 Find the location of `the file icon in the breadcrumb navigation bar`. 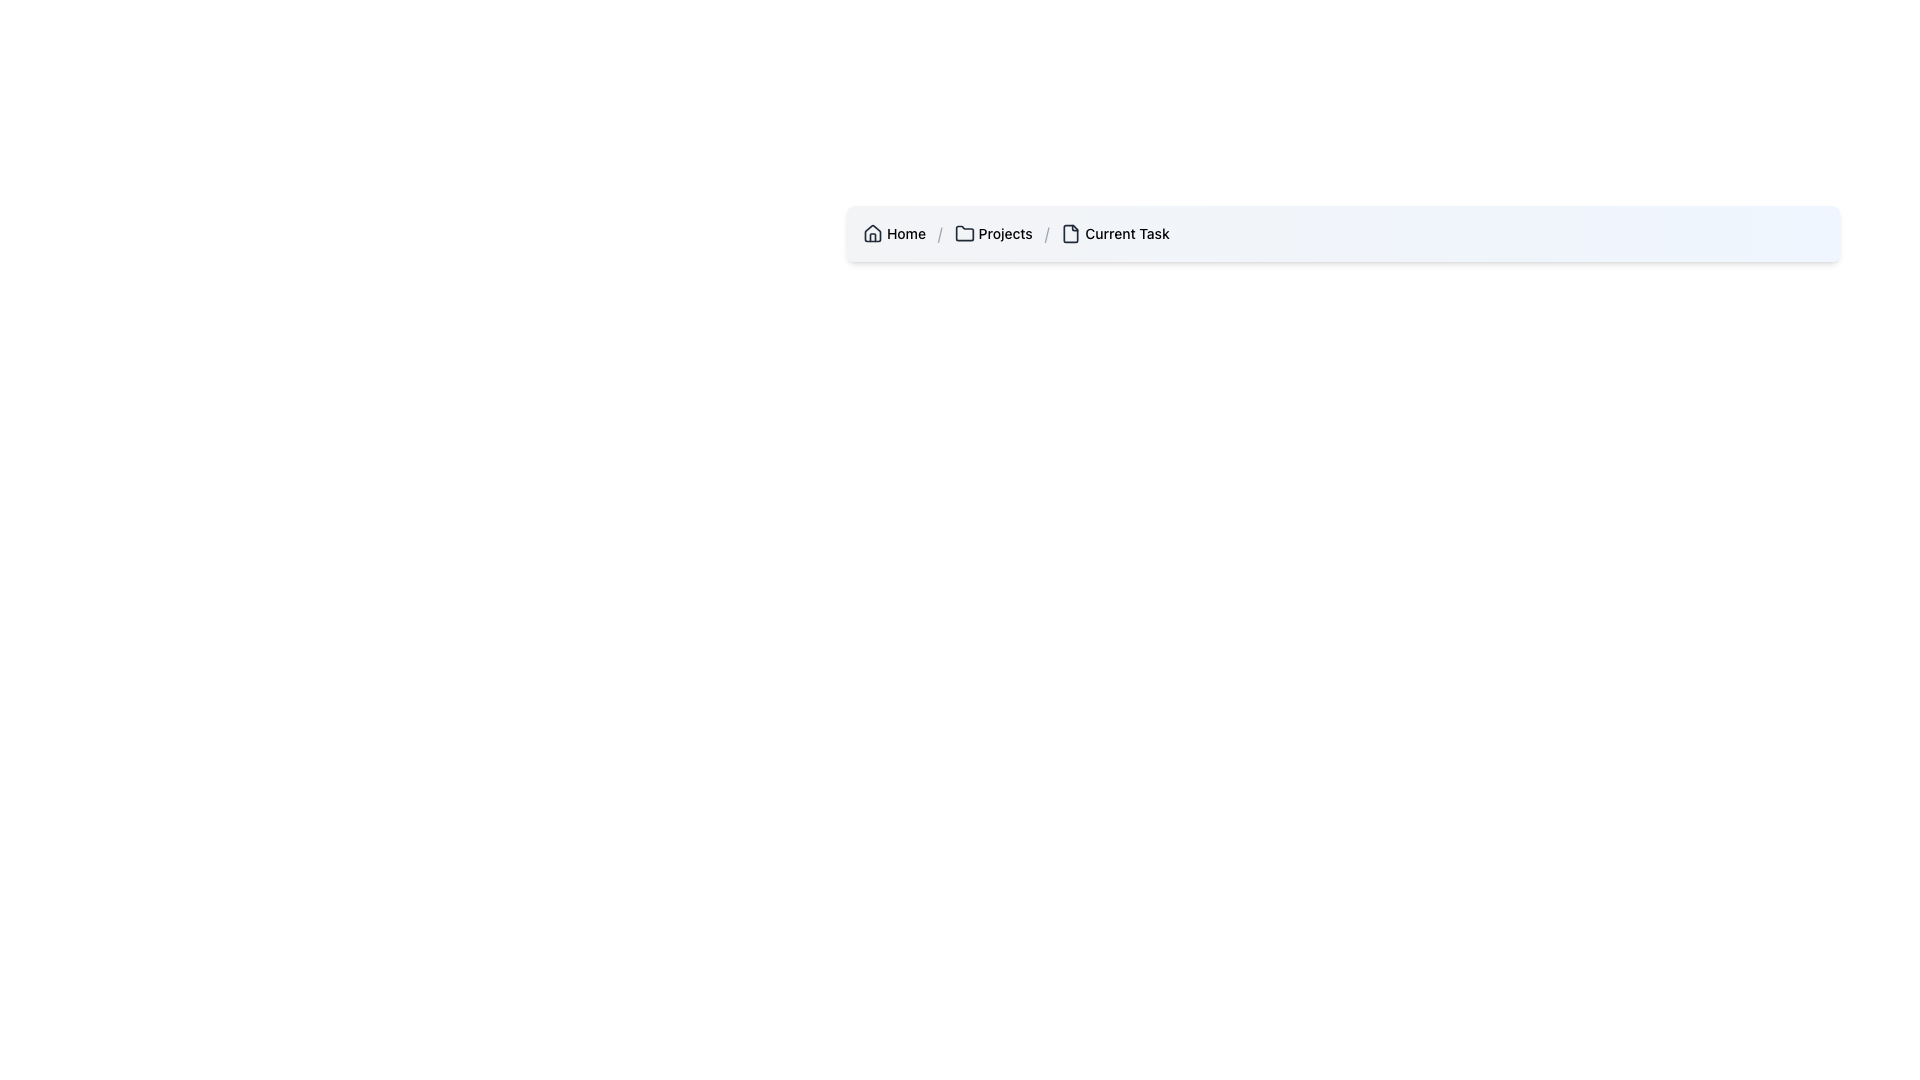

the file icon in the breadcrumb navigation bar is located at coordinates (1070, 233).